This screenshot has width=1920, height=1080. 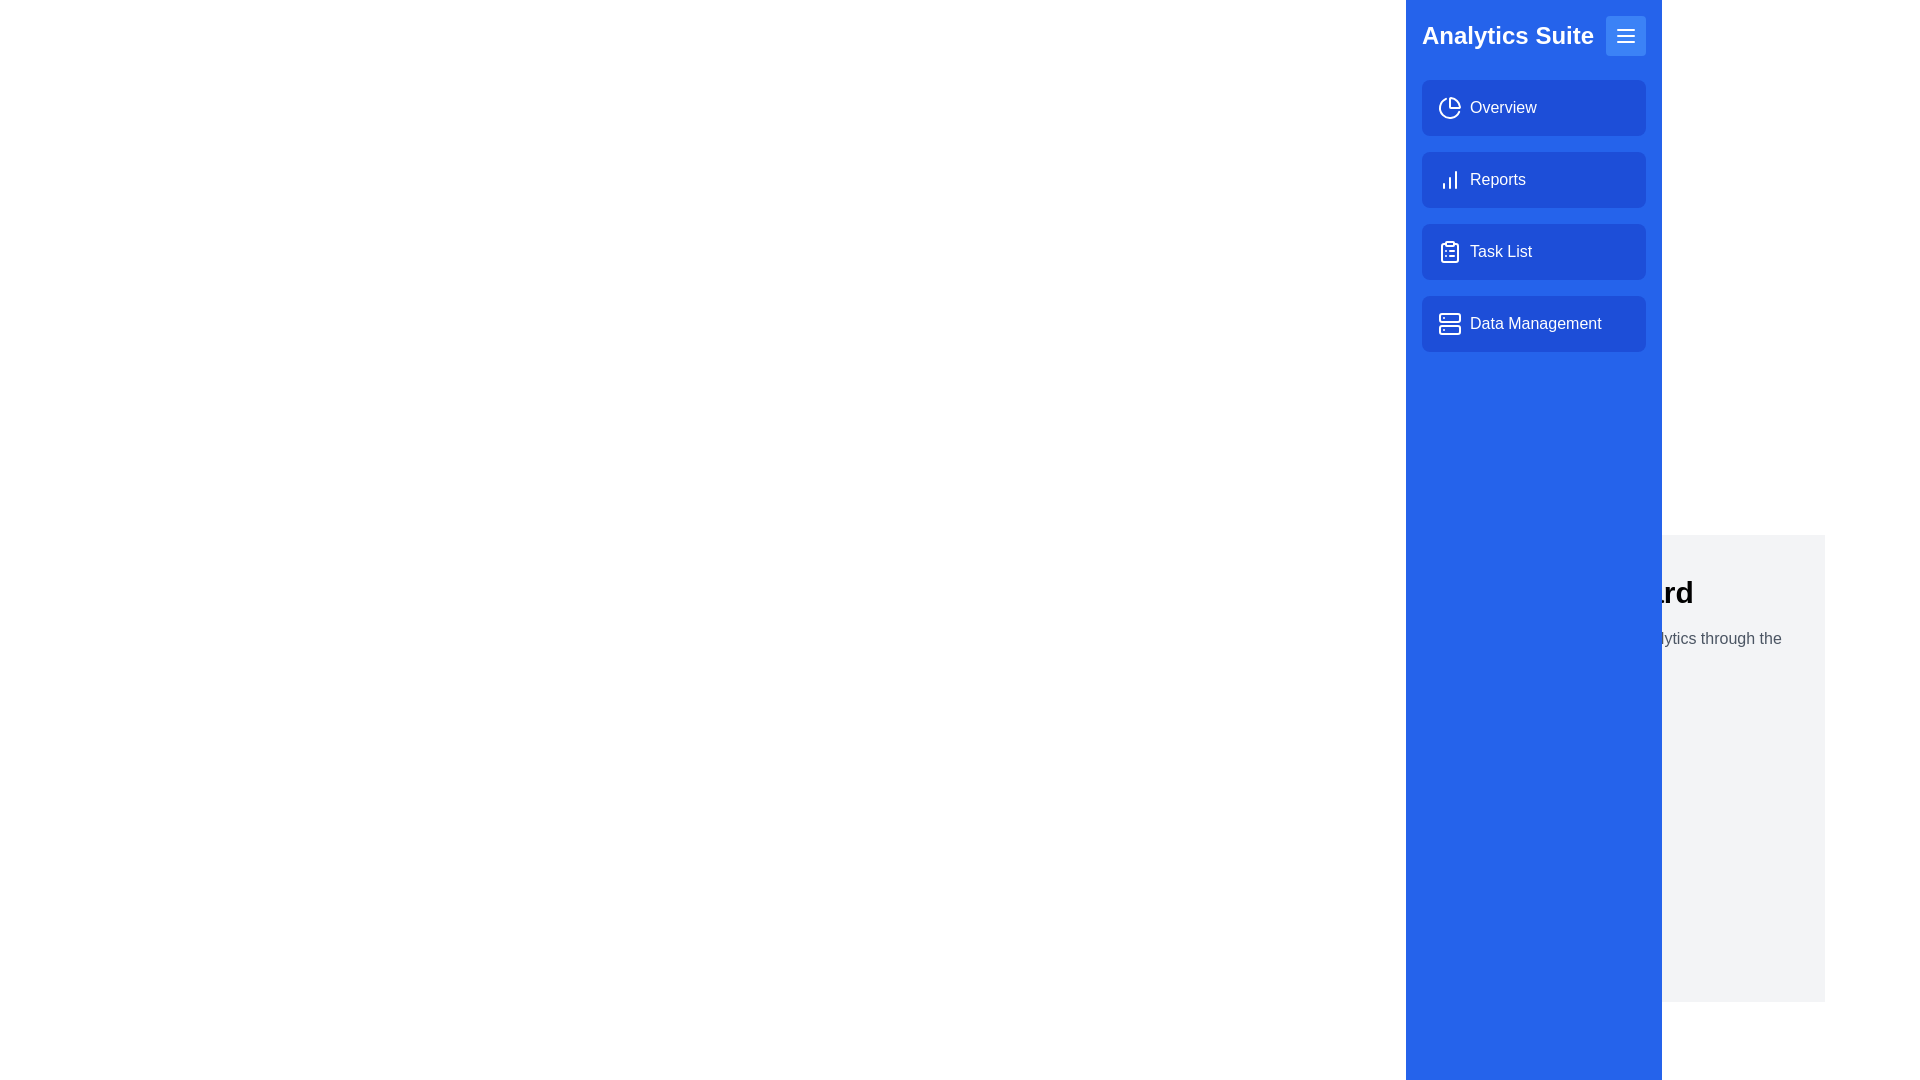 I want to click on the menu item labeled Data Management to navigate to its respective section, so click(x=1533, y=323).